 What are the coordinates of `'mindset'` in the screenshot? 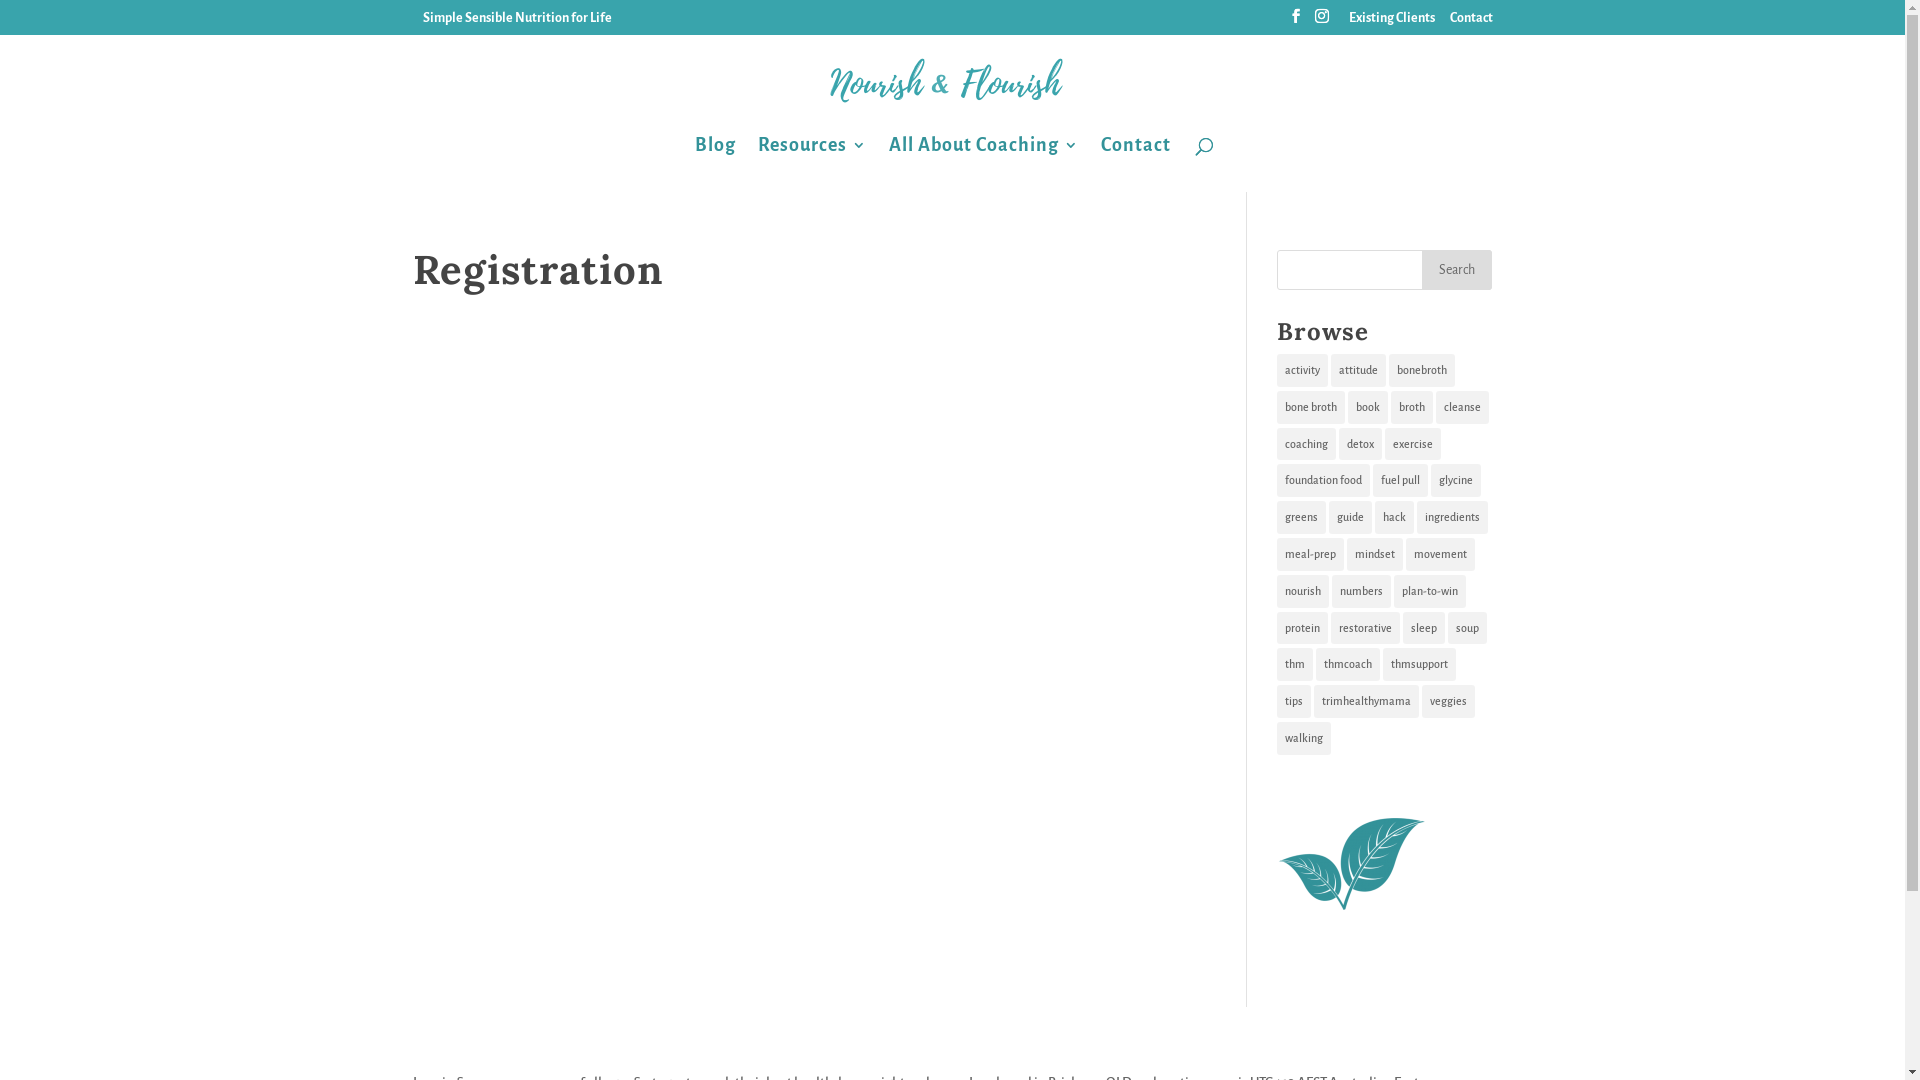 It's located at (1347, 554).